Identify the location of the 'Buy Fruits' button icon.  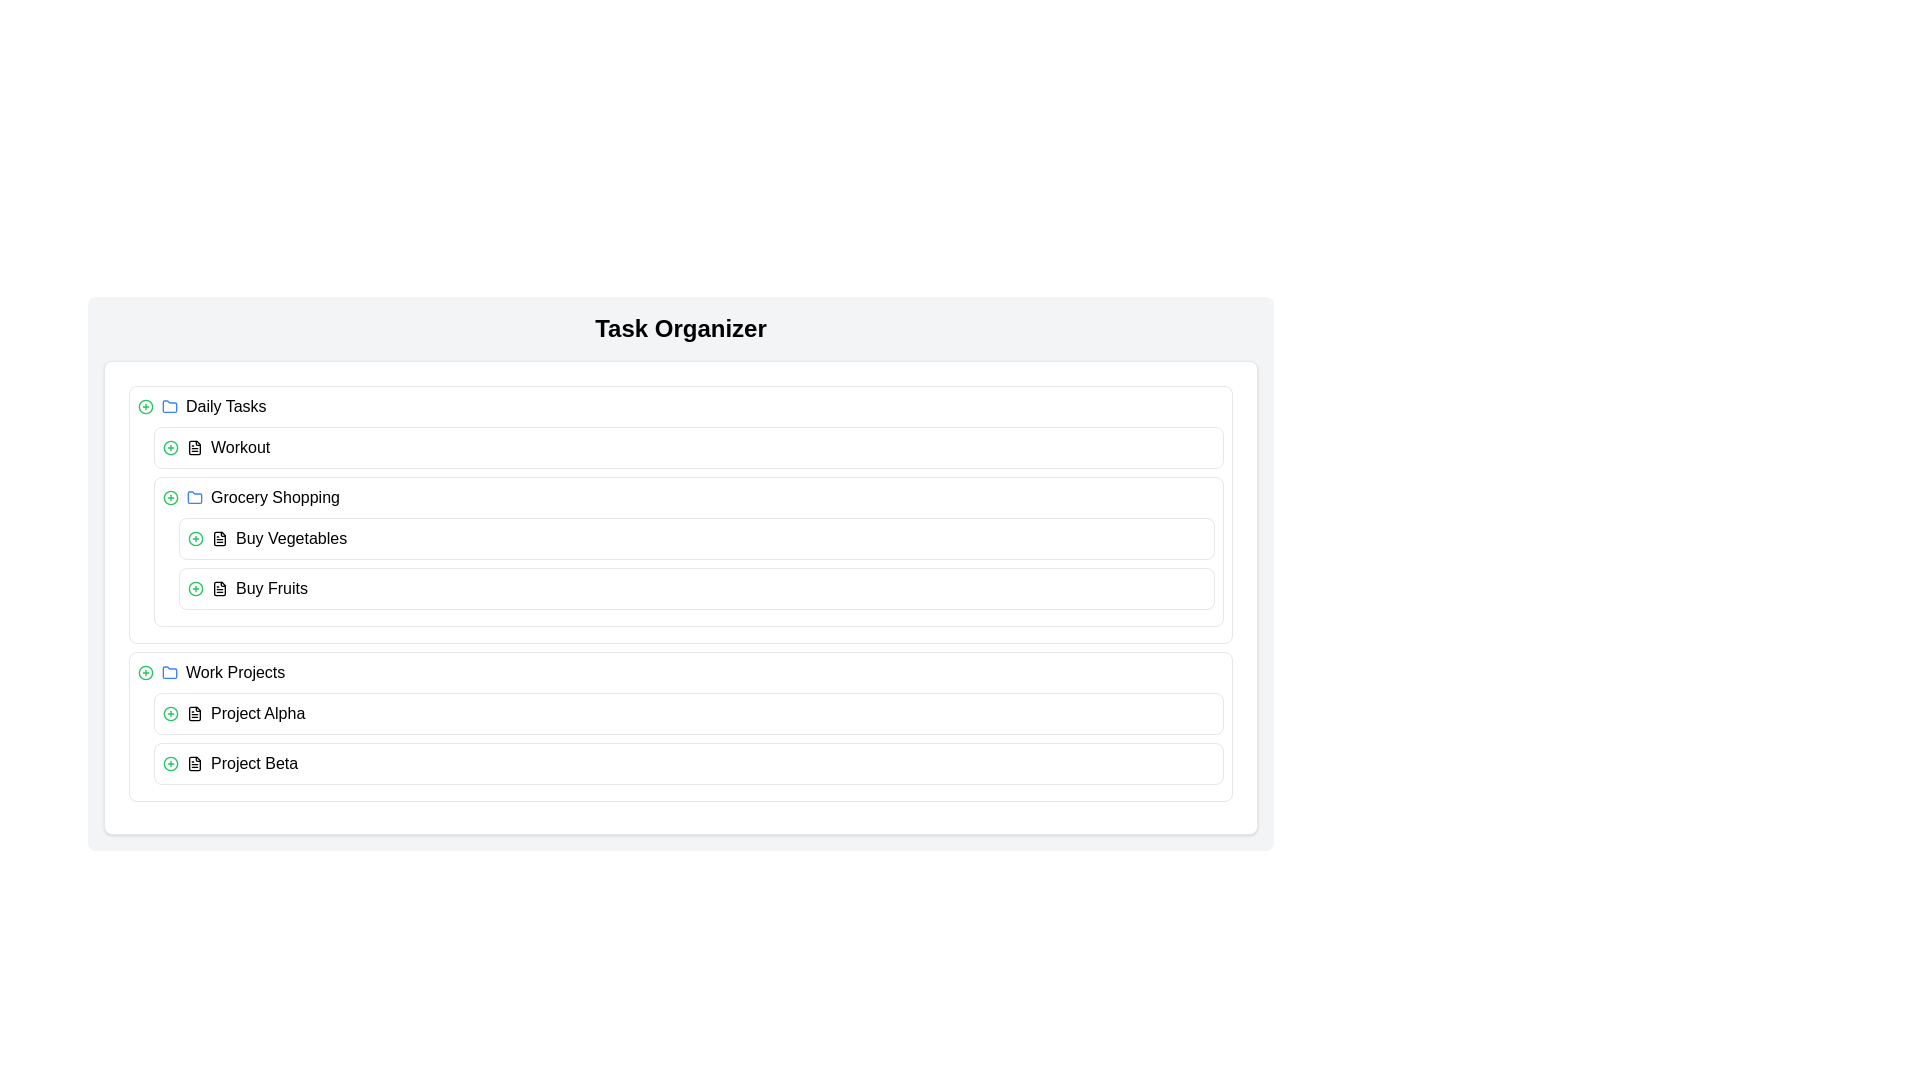
(196, 588).